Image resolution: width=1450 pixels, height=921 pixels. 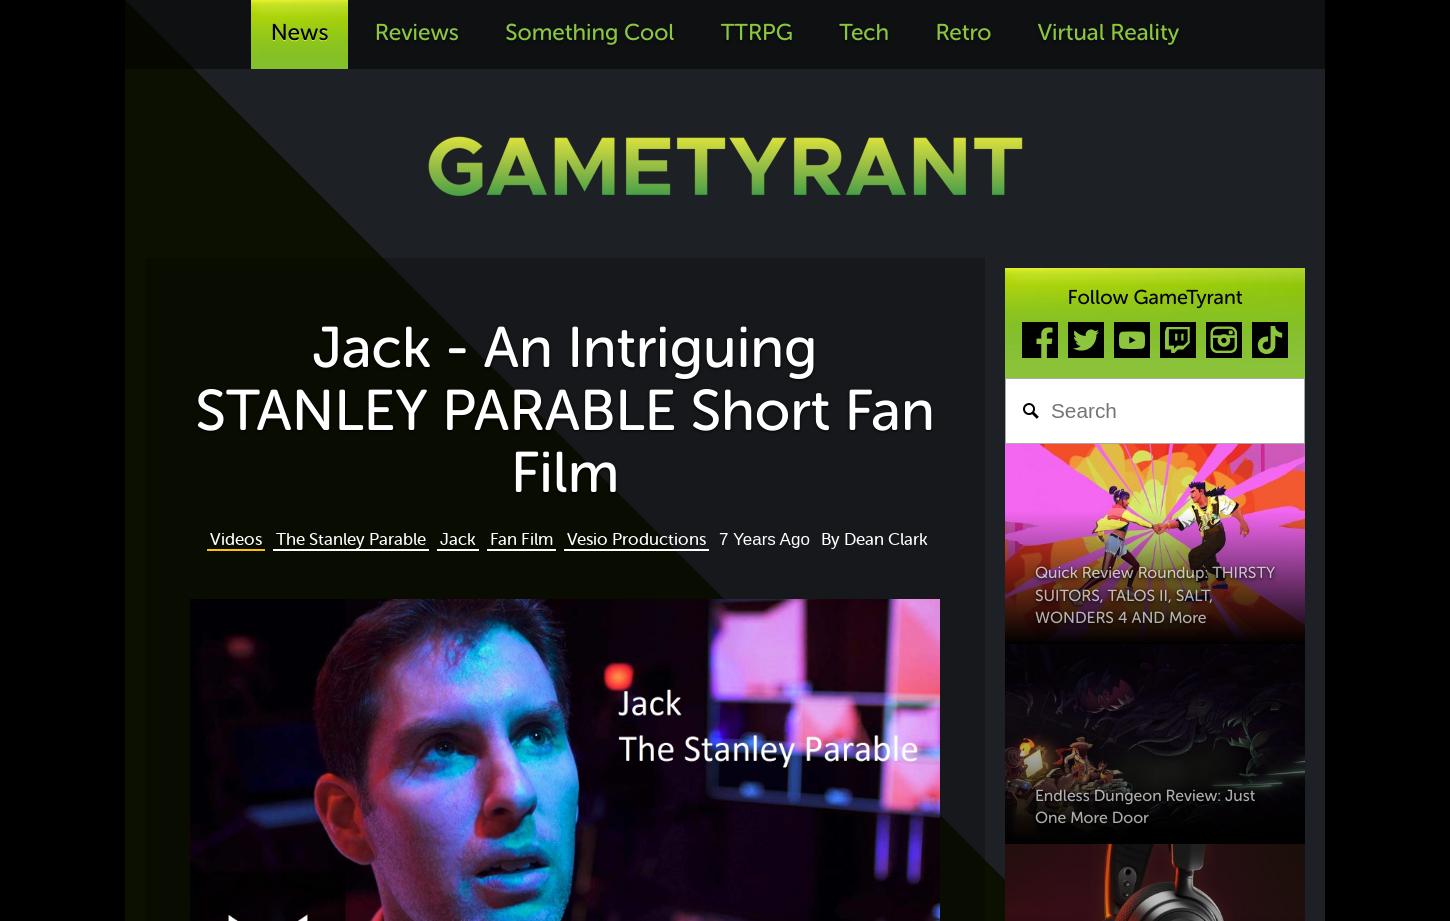 What do you see at coordinates (1153, 295) in the screenshot?
I see `'Follow GameTyrant'` at bounding box center [1153, 295].